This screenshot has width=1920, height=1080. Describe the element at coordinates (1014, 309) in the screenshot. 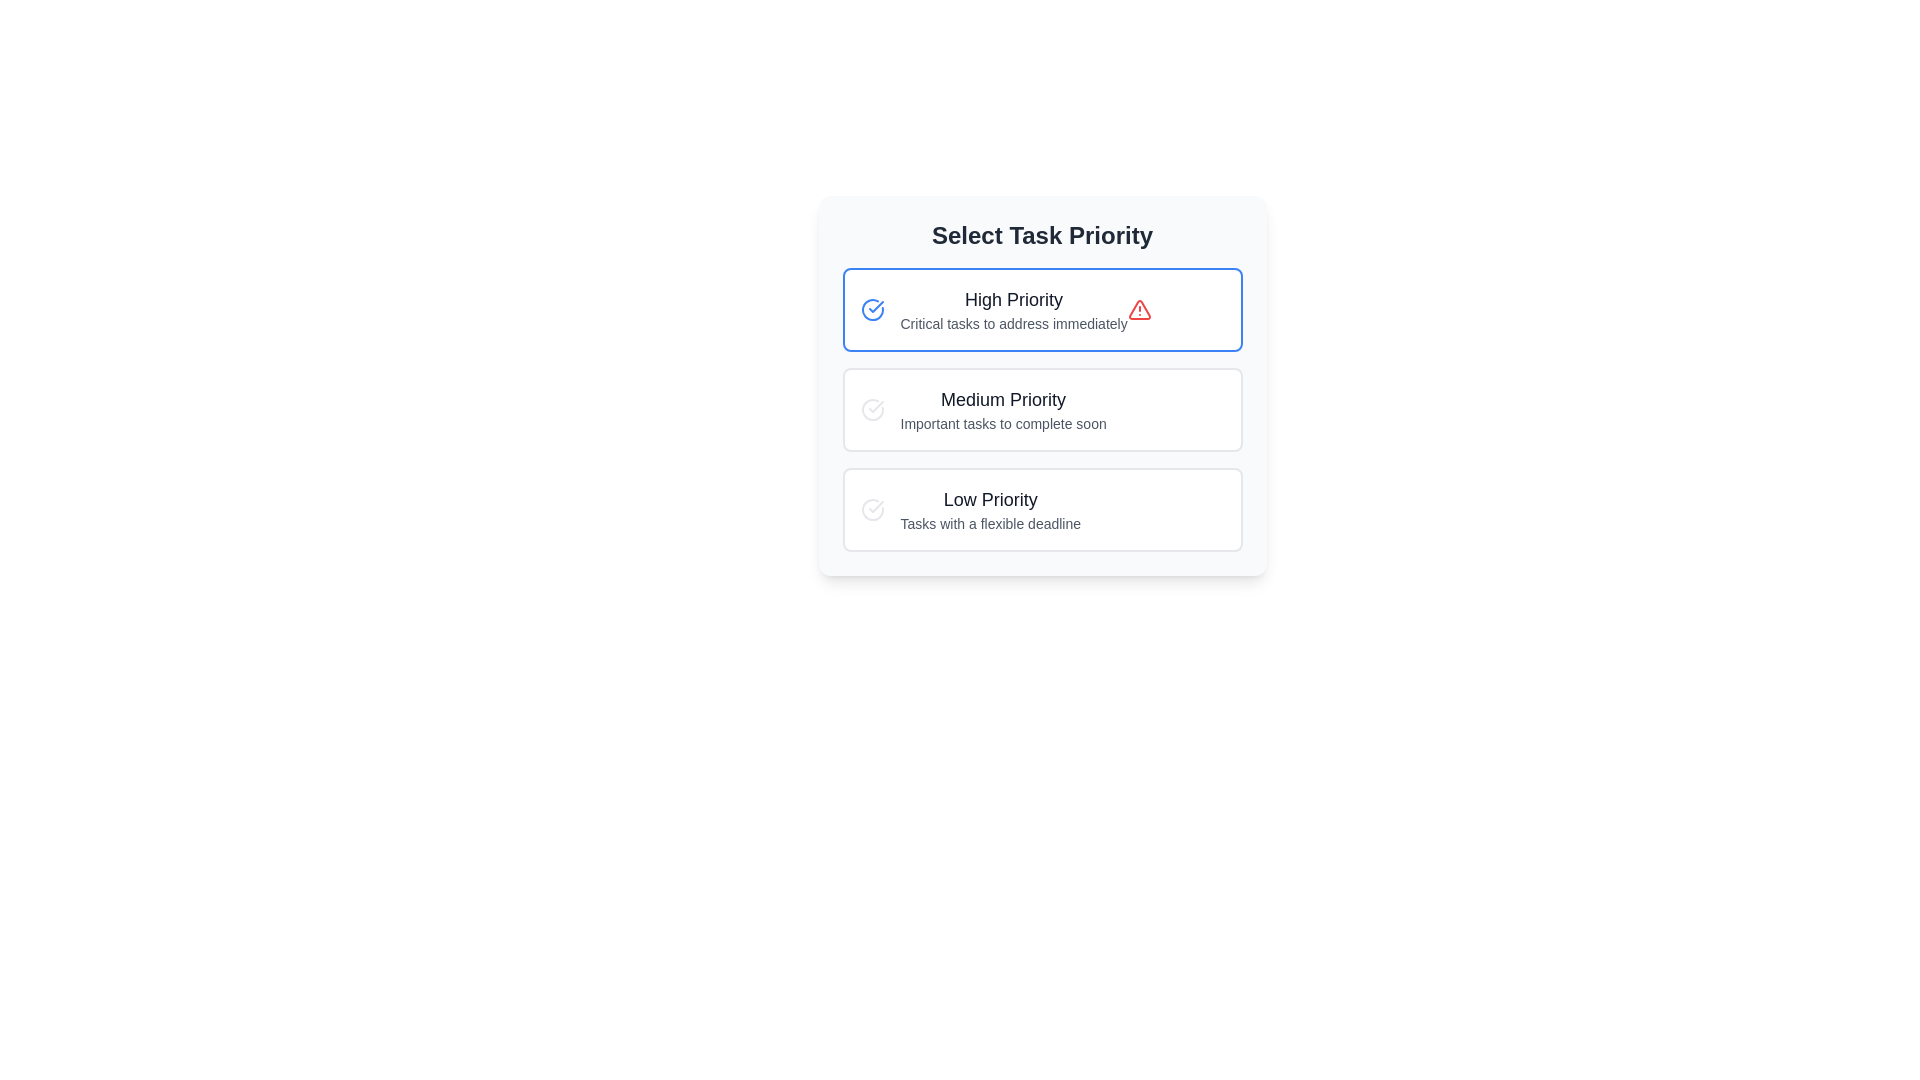

I see `the 'High Priority' label which is positioned above the 'Medium Priority' and 'Low Priority' entries in the vertically stacked list` at that location.